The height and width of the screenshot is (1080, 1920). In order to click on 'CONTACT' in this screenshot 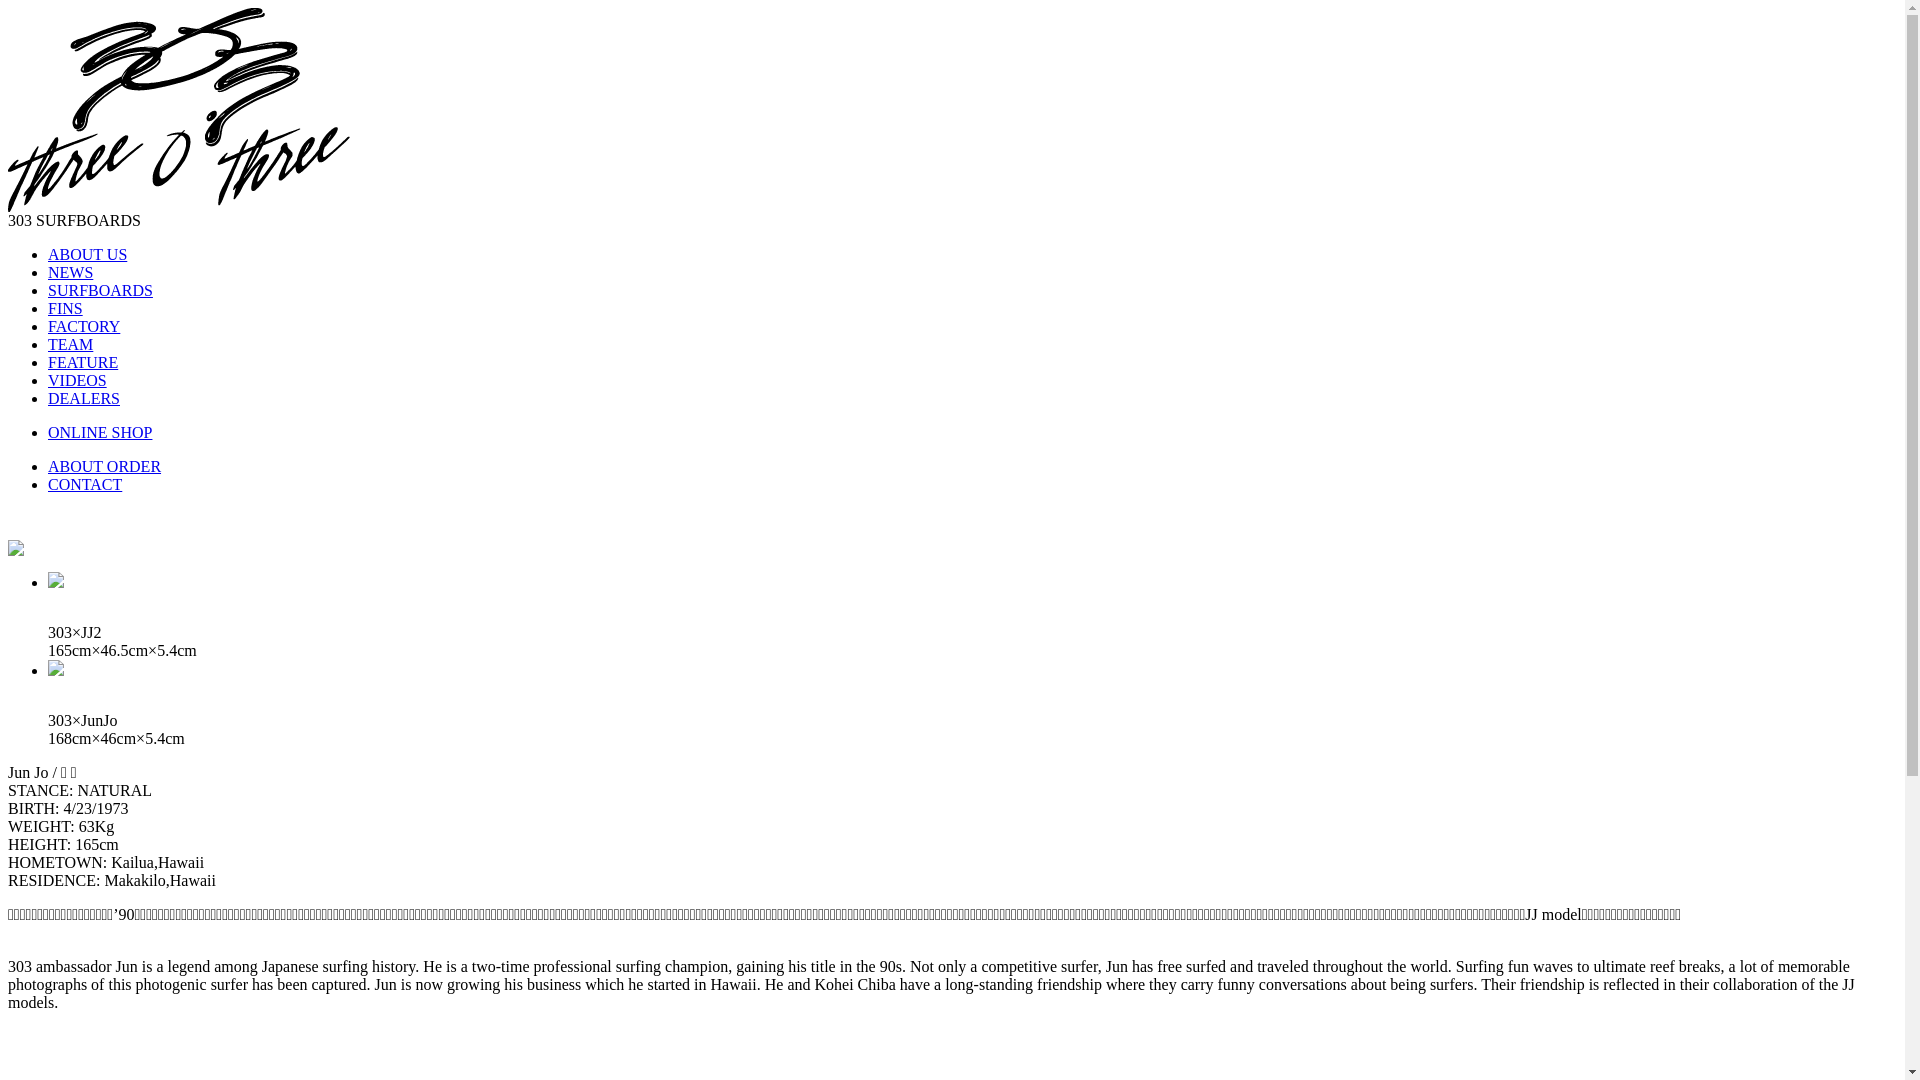, I will do `click(84, 484)`.